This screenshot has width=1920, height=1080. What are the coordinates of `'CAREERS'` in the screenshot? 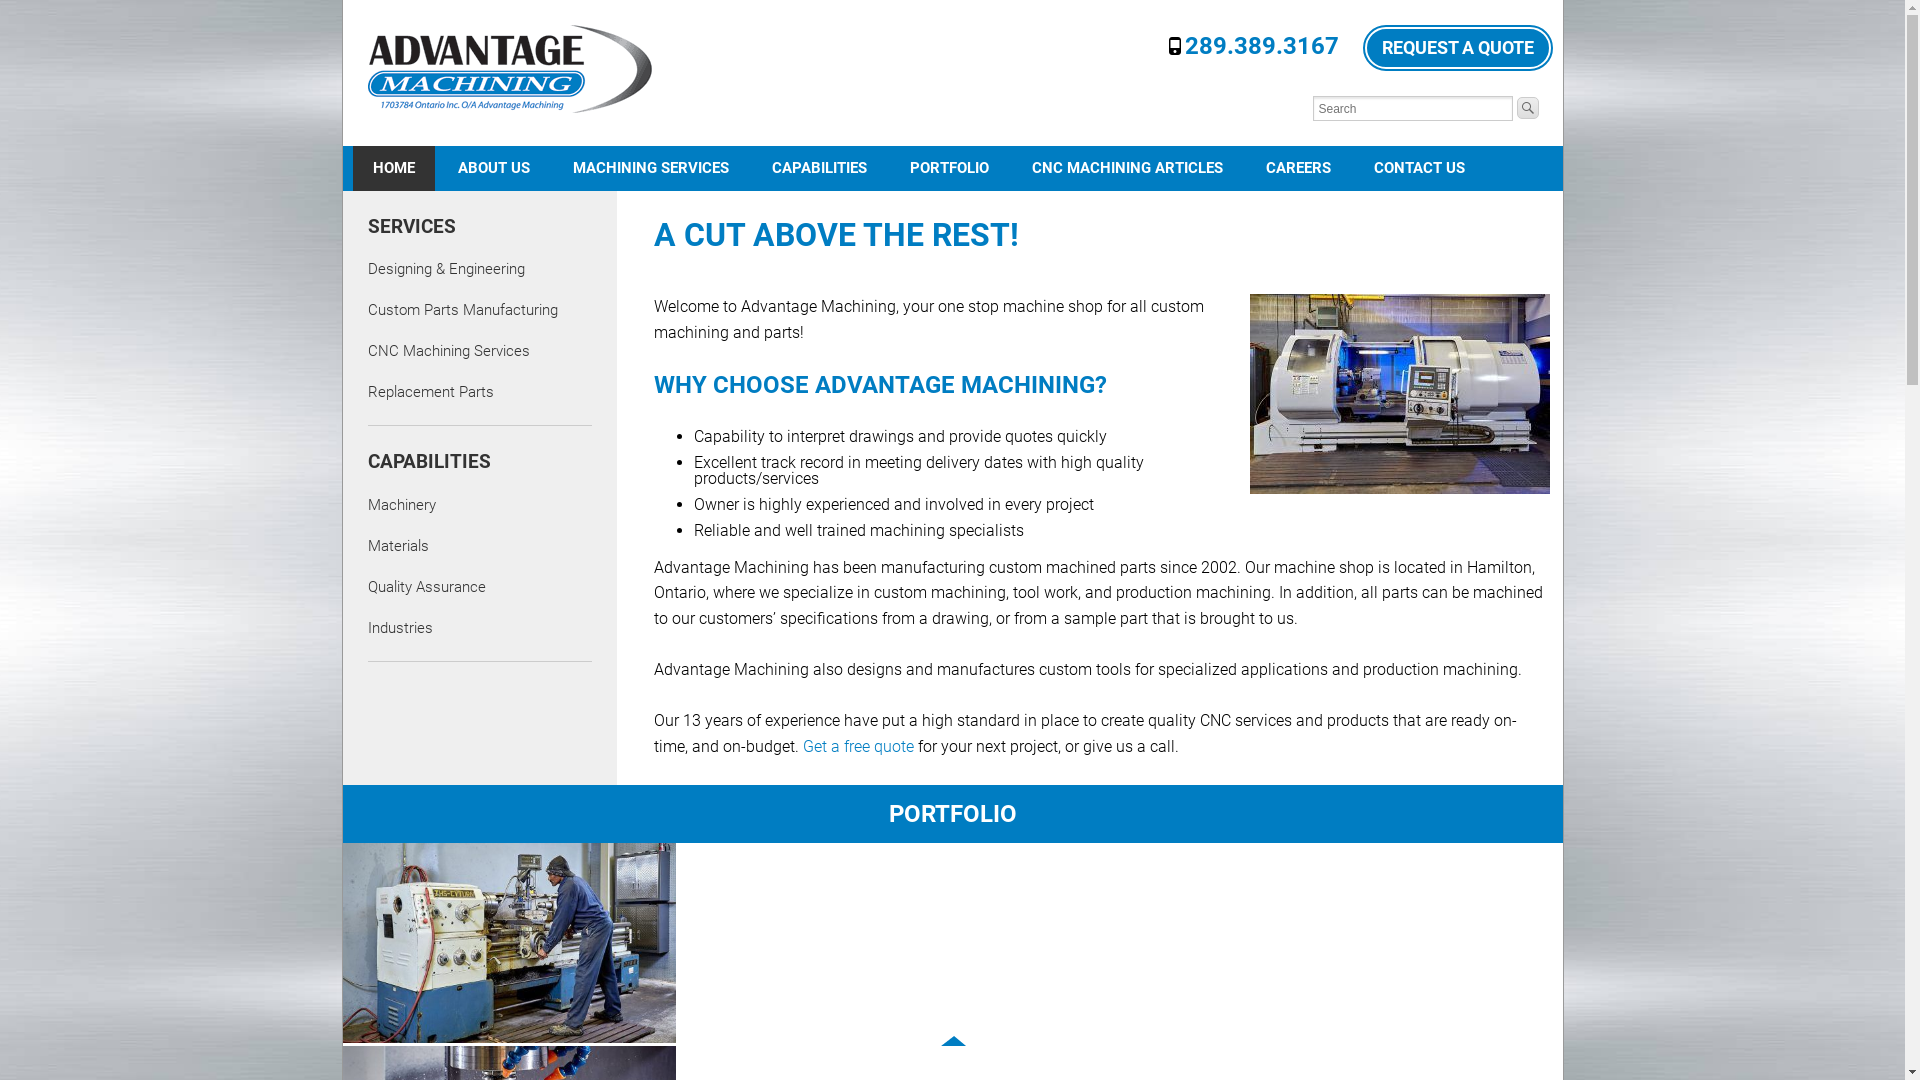 It's located at (1298, 167).